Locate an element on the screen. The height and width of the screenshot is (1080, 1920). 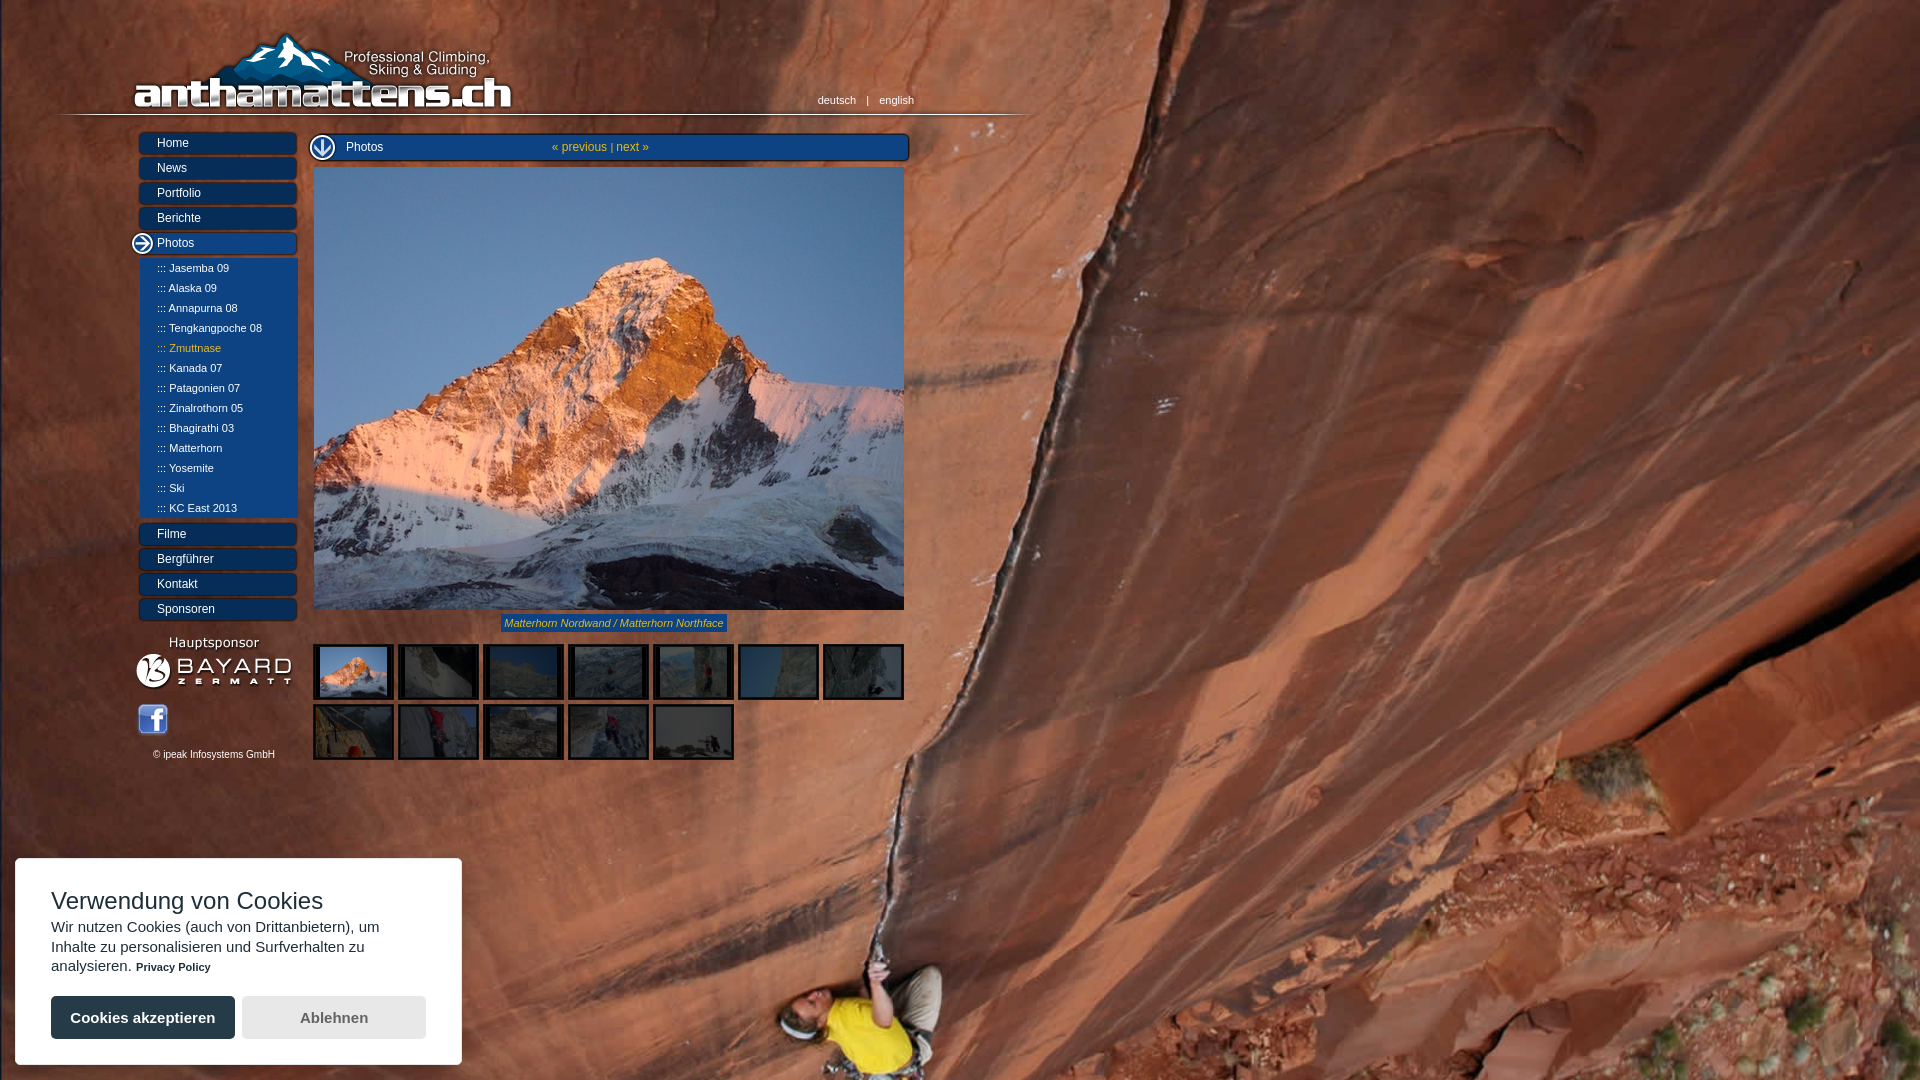
'Sponsoren' is located at coordinates (172, 608).